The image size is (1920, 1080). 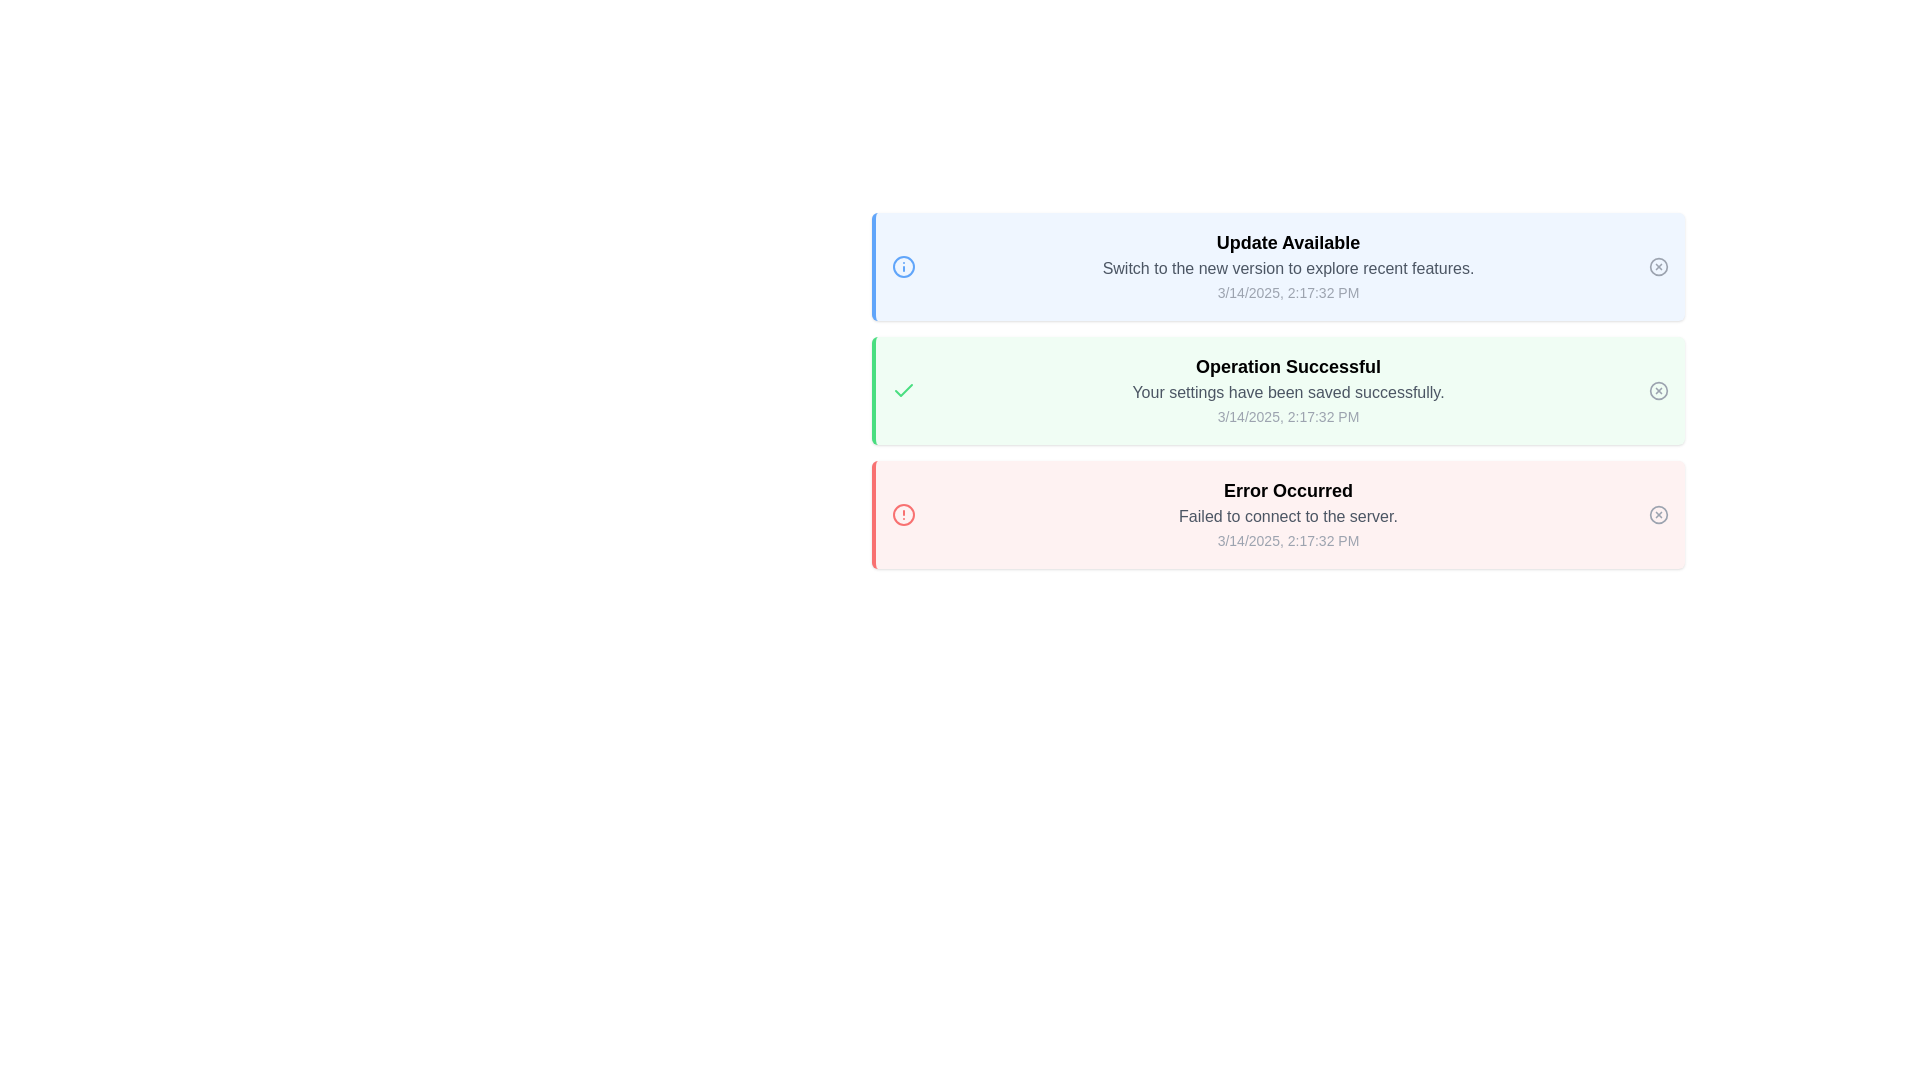 What do you see at coordinates (902, 389) in the screenshot?
I see `the decorative checkmark icon within the green notification block labeled 'Operation Successful'` at bounding box center [902, 389].